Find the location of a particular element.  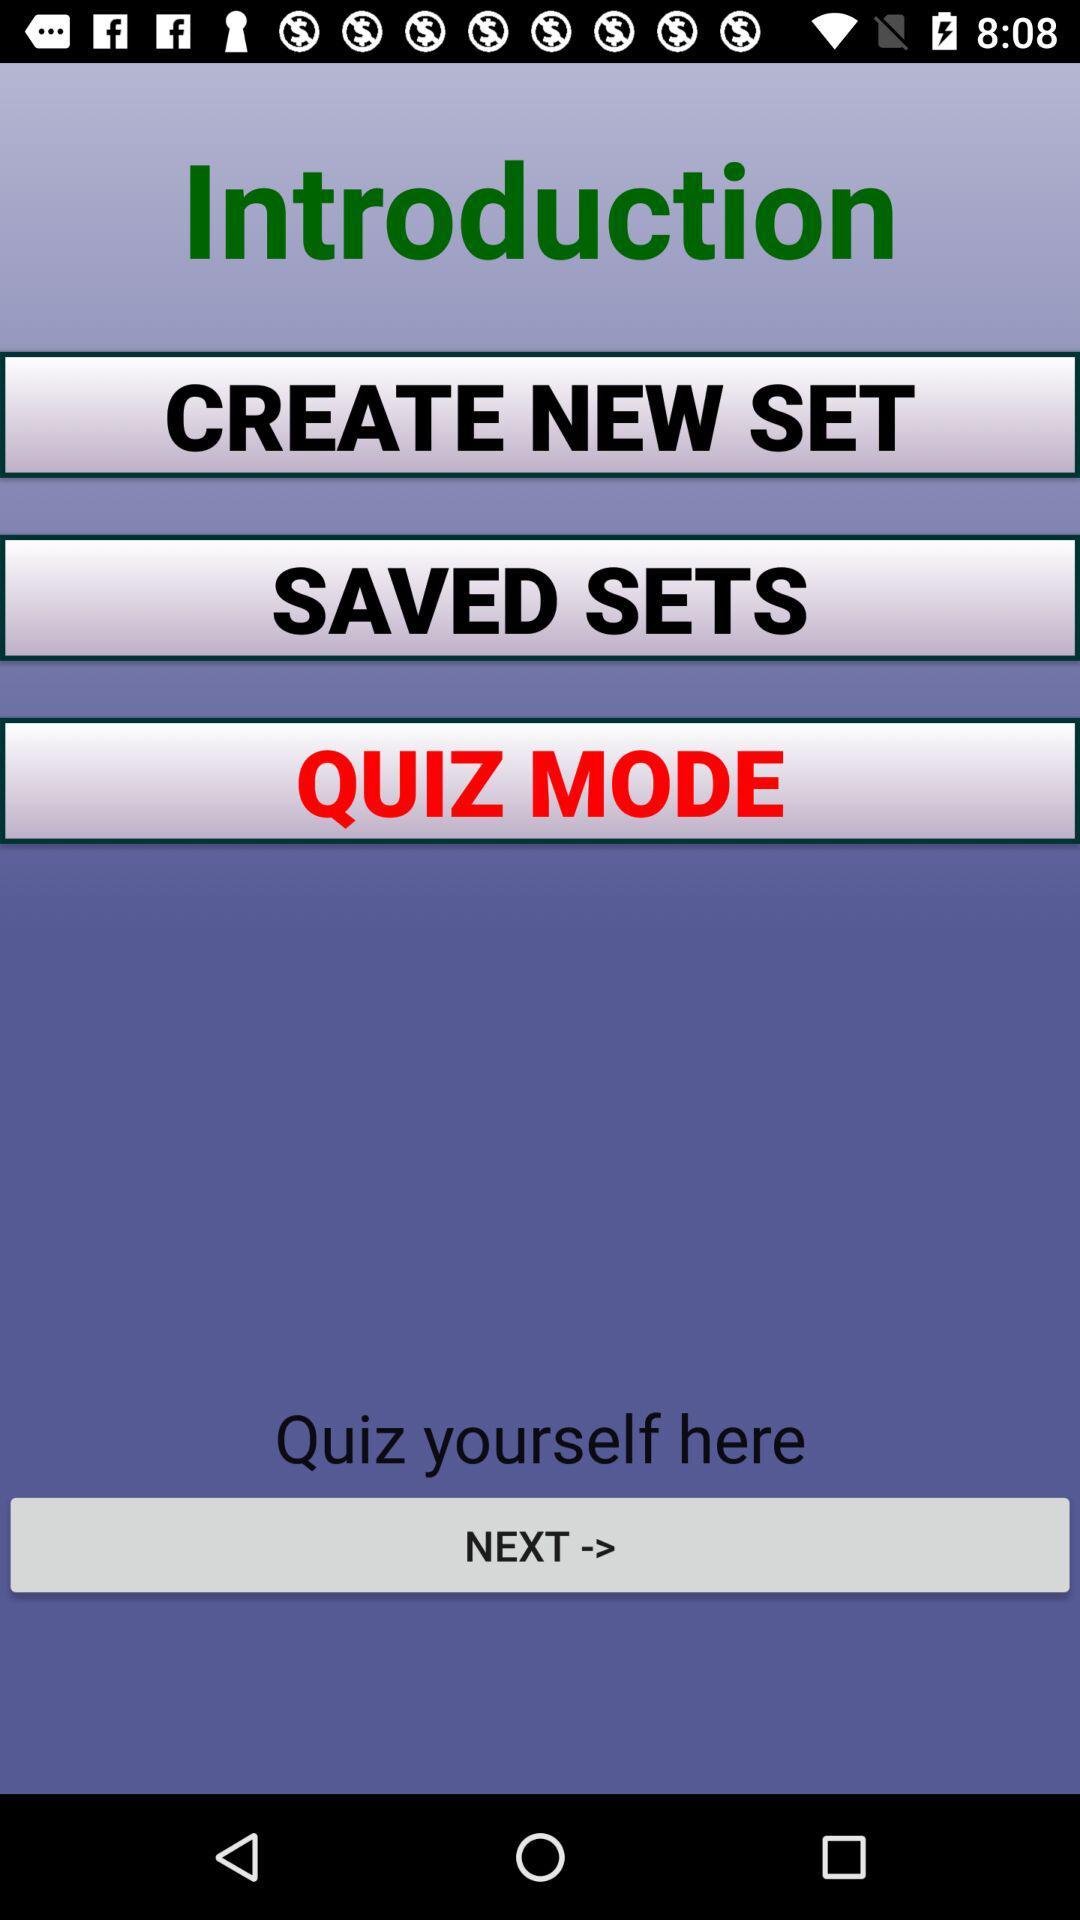

the icon below the create new set item is located at coordinates (540, 596).